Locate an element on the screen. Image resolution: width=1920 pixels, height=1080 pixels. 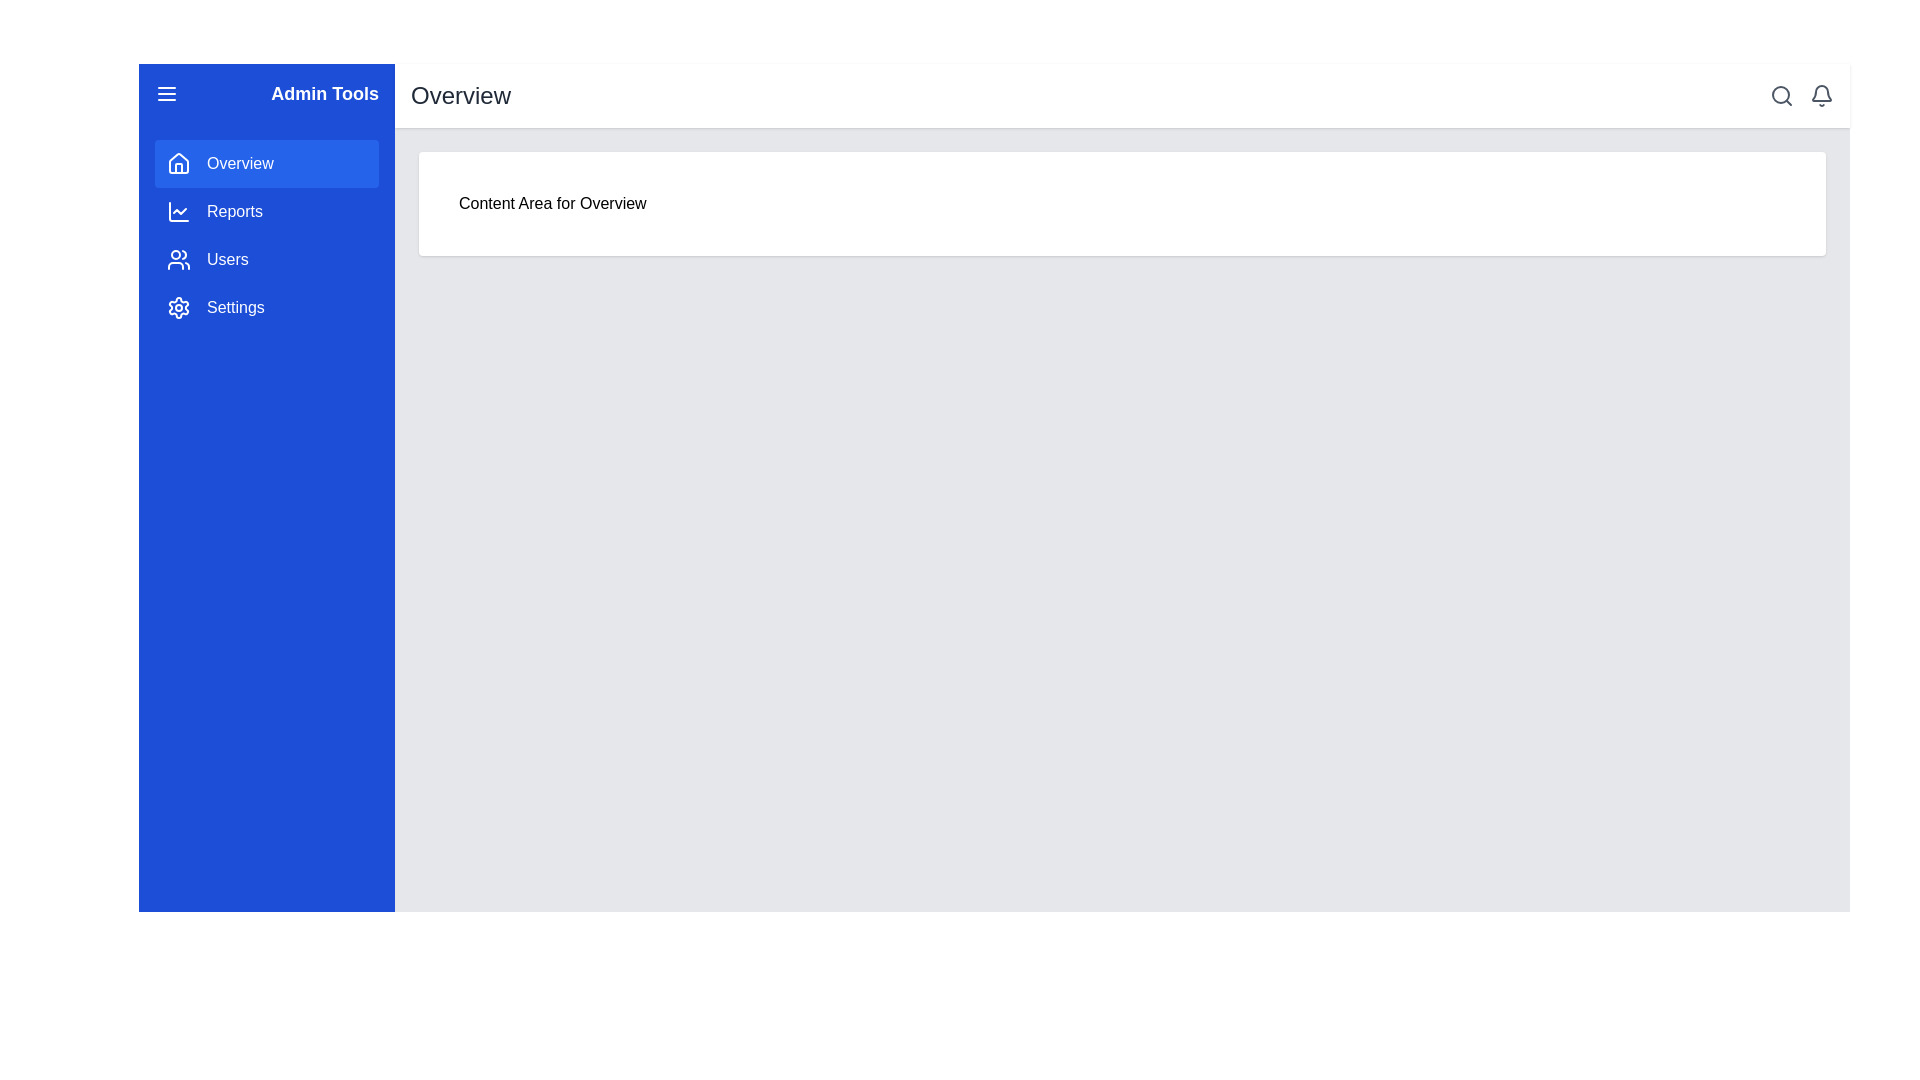
the fourth navigation menu item in the sidebar is located at coordinates (266, 308).